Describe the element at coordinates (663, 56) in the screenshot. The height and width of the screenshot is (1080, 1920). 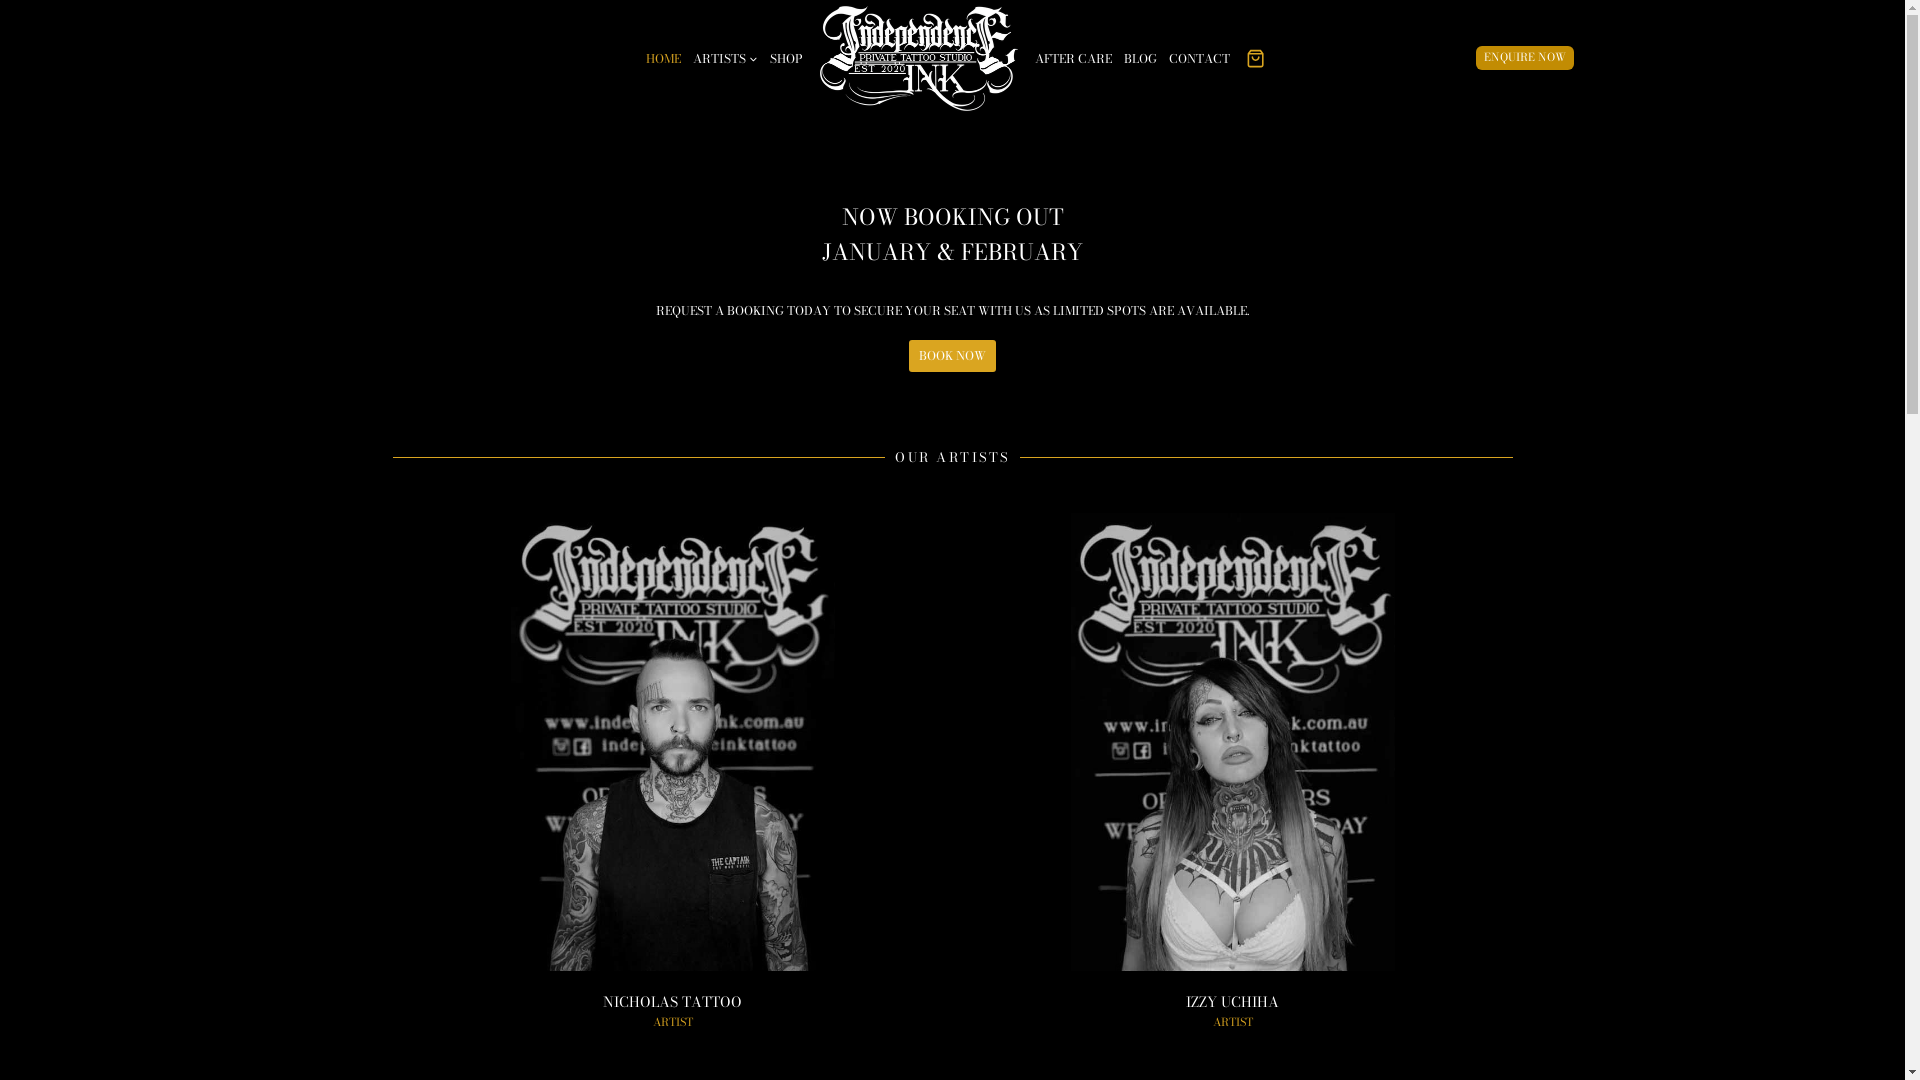
I see `'HOME'` at that location.